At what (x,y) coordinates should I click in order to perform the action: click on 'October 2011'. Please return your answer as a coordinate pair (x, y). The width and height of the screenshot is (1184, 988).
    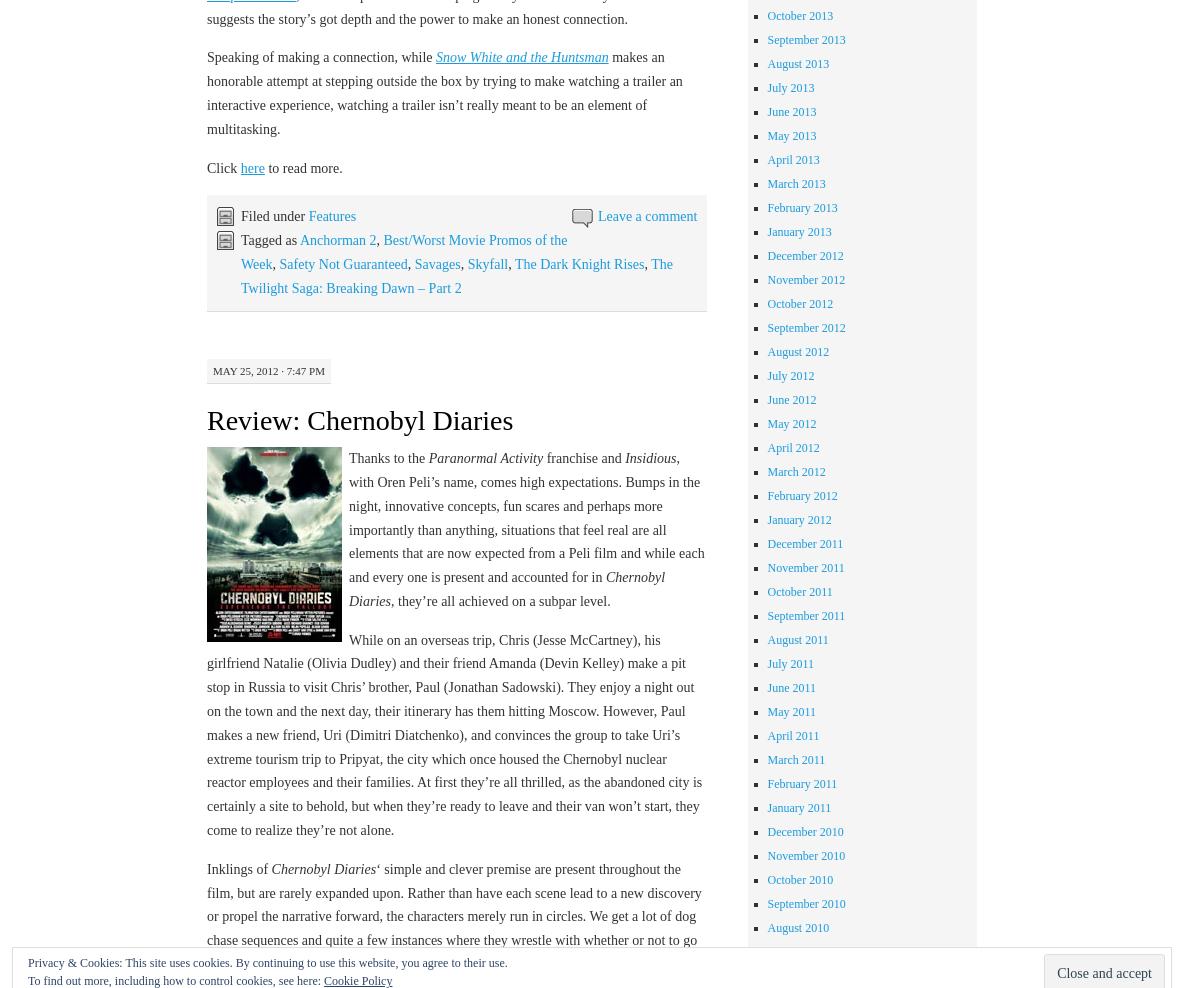
    Looking at the image, I should click on (798, 591).